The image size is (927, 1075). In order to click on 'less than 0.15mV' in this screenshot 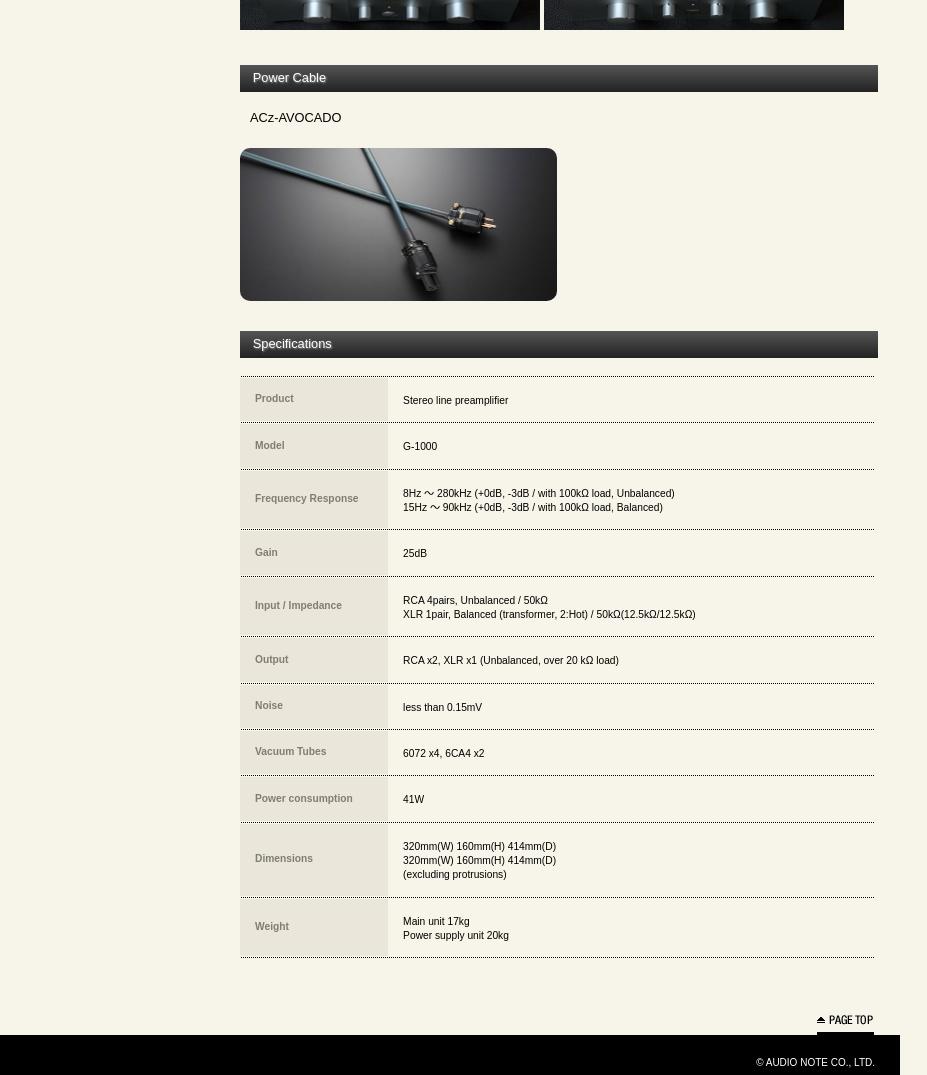, I will do `click(441, 705)`.